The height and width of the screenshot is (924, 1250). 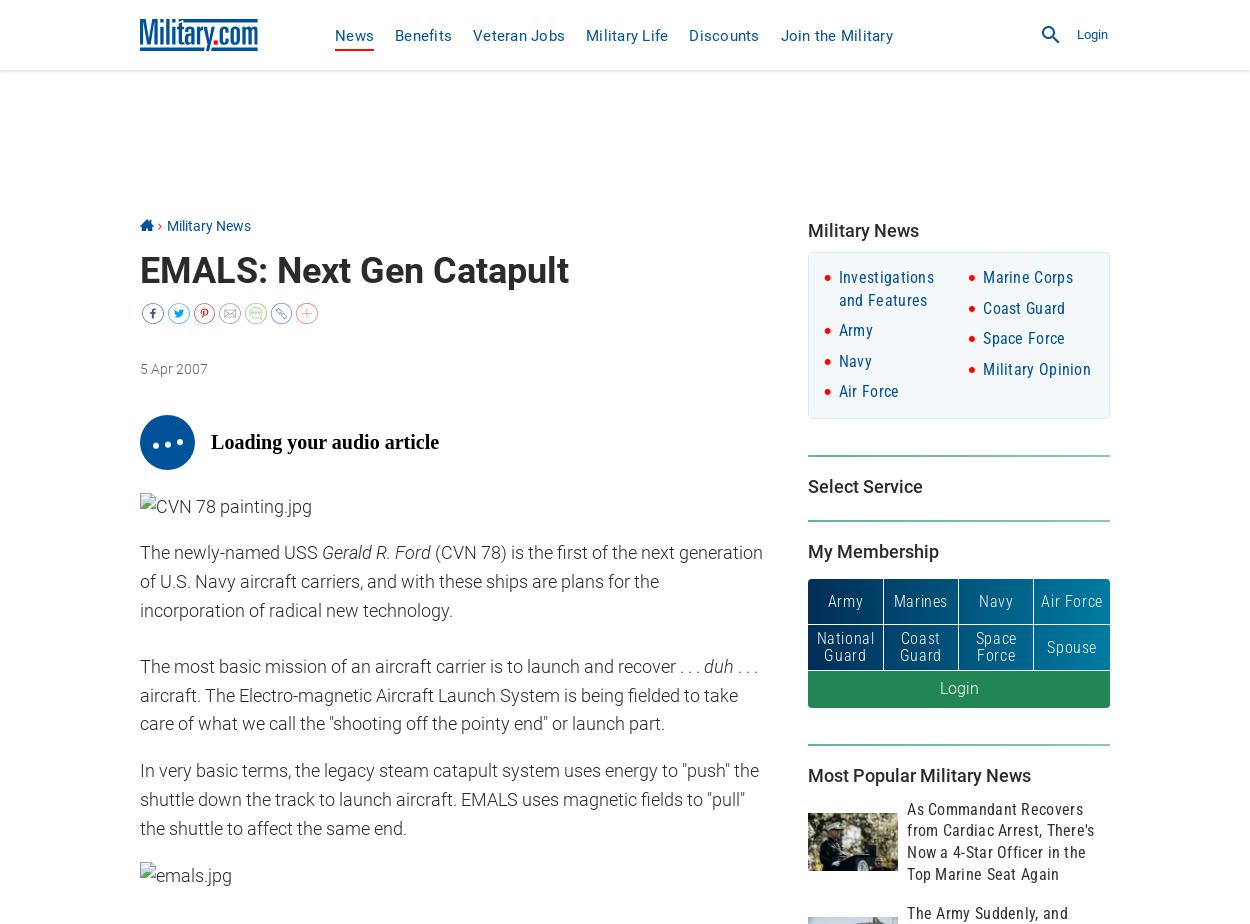 What do you see at coordinates (230, 552) in the screenshot?
I see `'The newly-named USS'` at bounding box center [230, 552].